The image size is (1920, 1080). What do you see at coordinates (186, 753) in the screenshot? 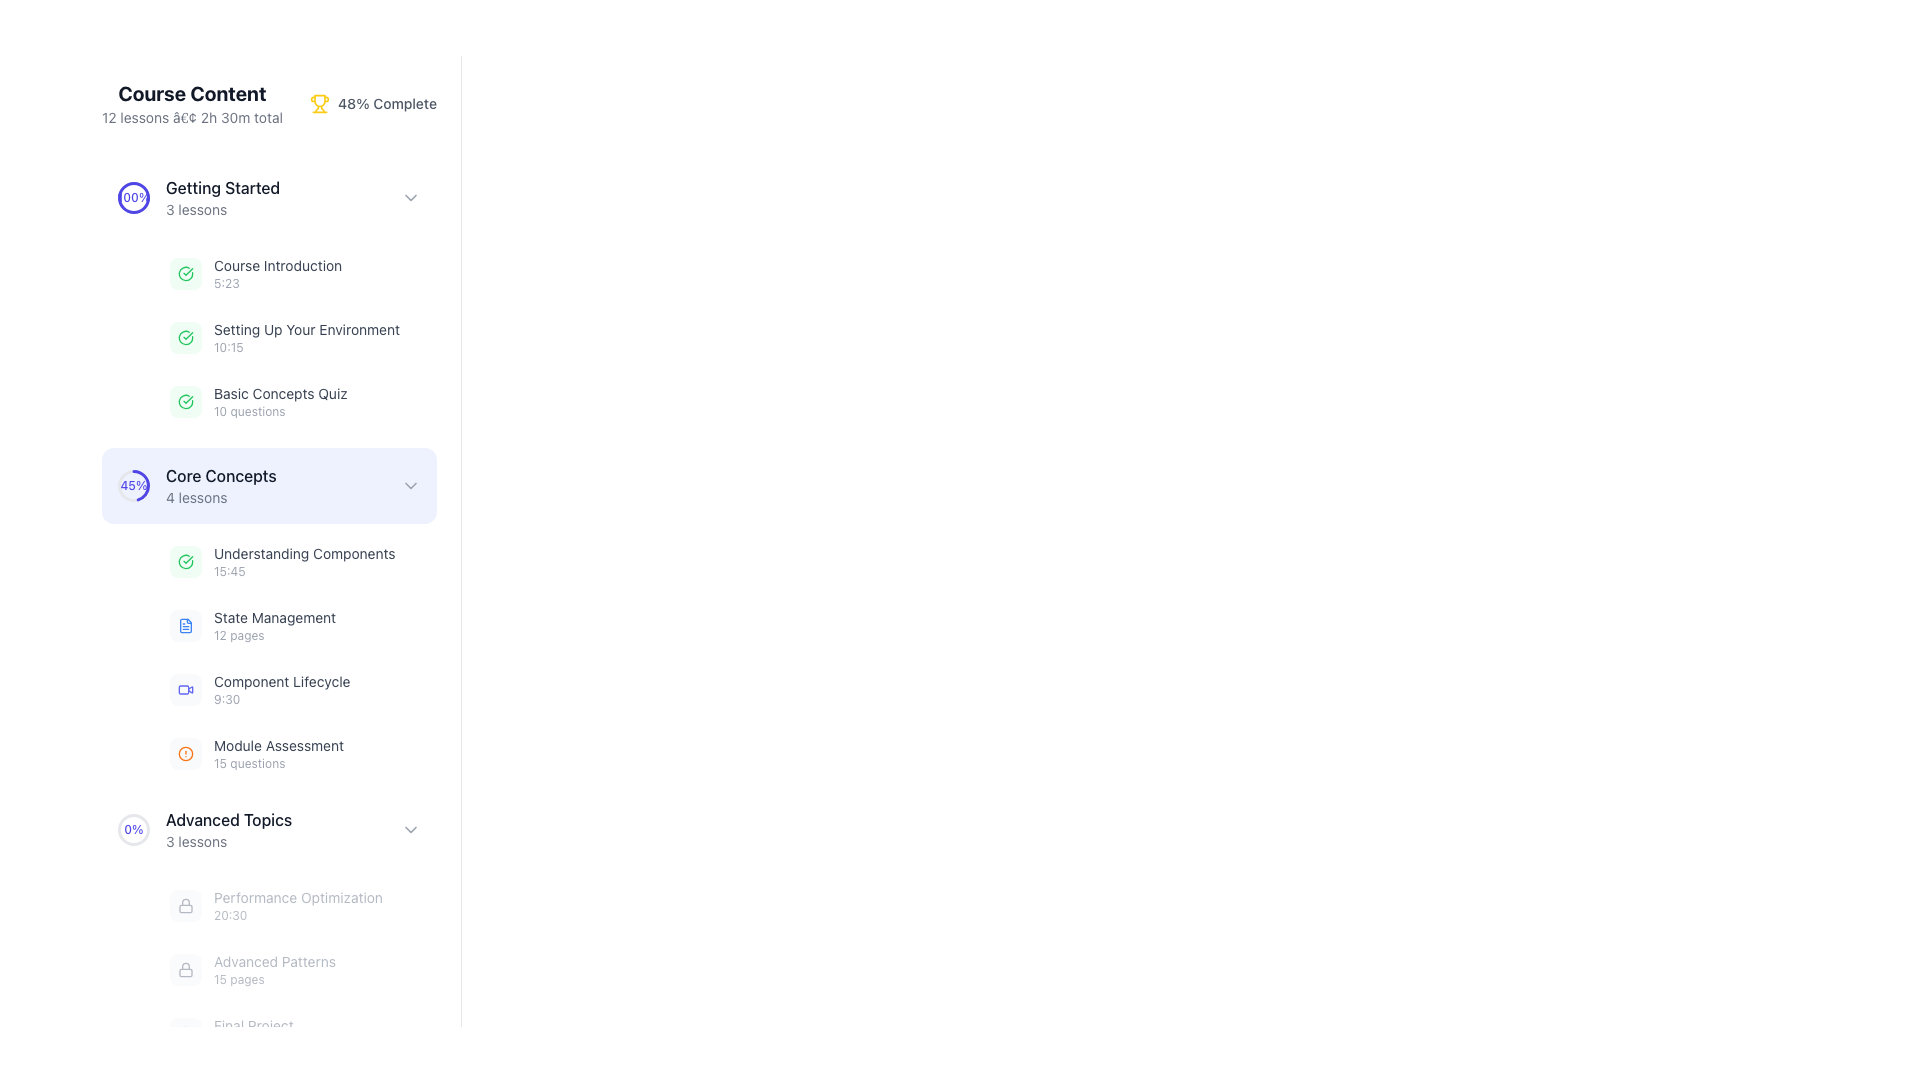
I see `the state indicator icon located to the left of the 'Module Assessment' text within the 'Core Concepts' section` at bounding box center [186, 753].